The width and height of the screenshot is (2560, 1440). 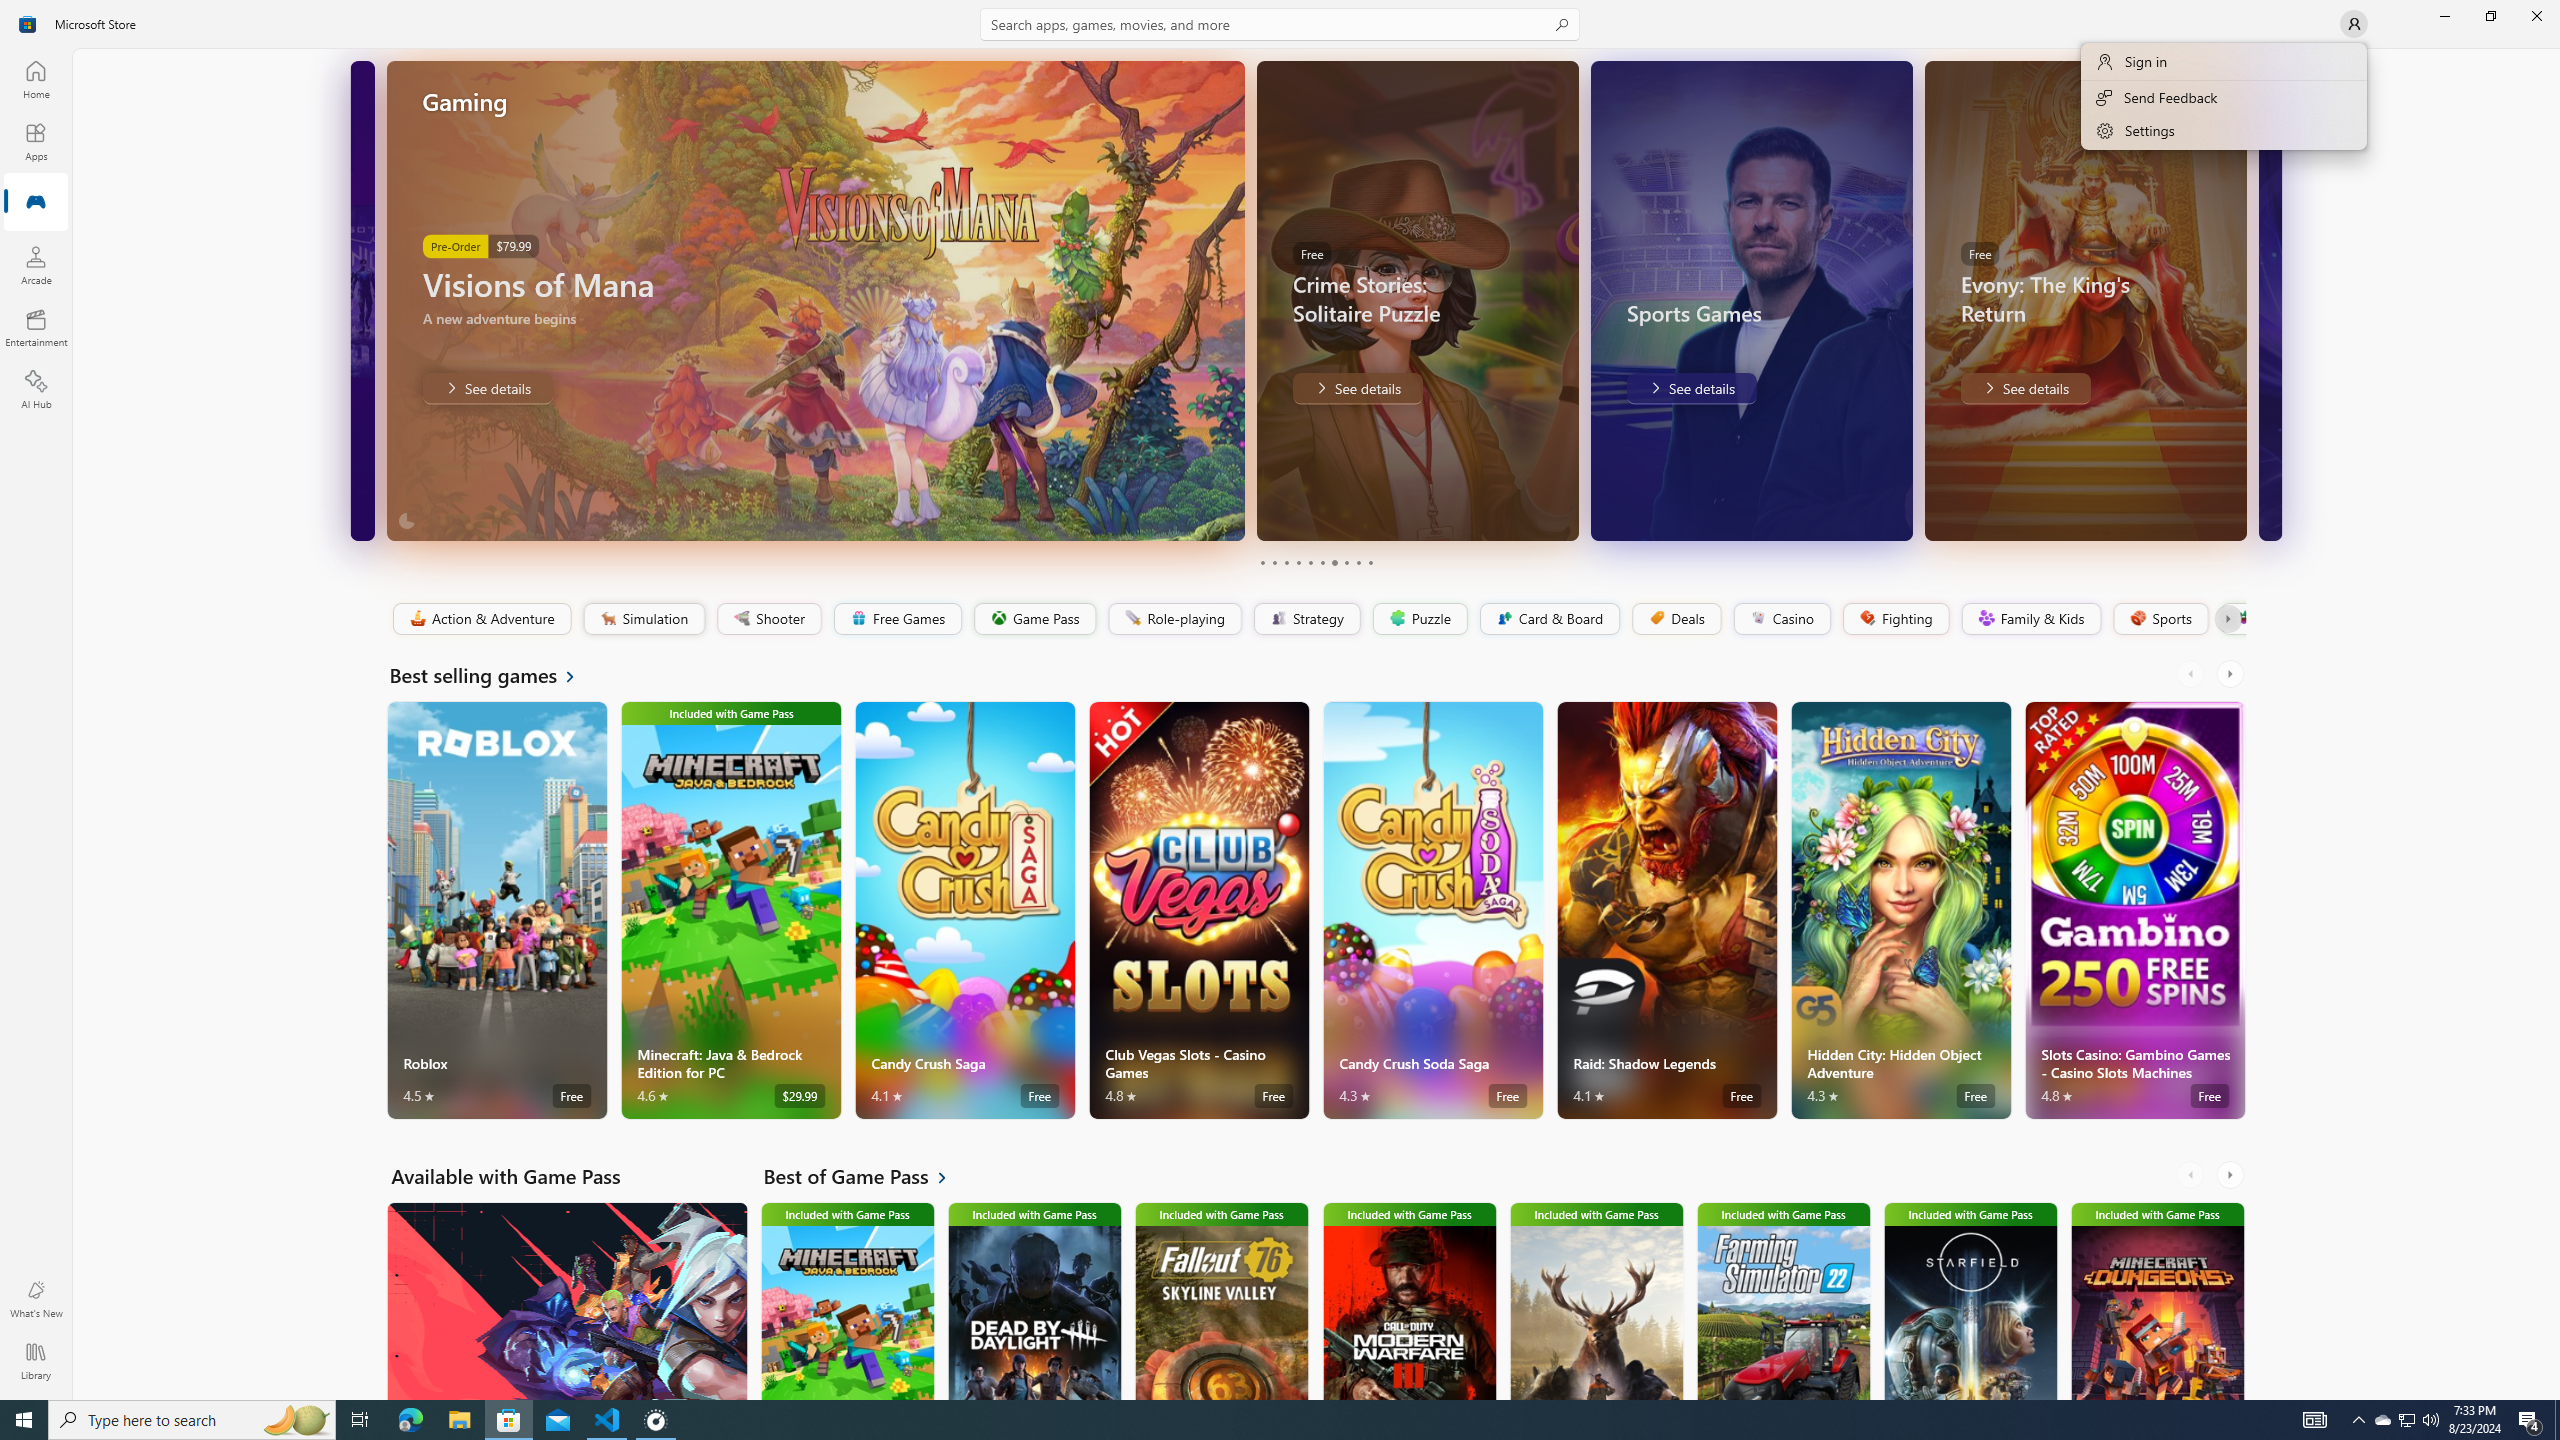 What do you see at coordinates (1675, 618) in the screenshot?
I see `'Deals'` at bounding box center [1675, 618].